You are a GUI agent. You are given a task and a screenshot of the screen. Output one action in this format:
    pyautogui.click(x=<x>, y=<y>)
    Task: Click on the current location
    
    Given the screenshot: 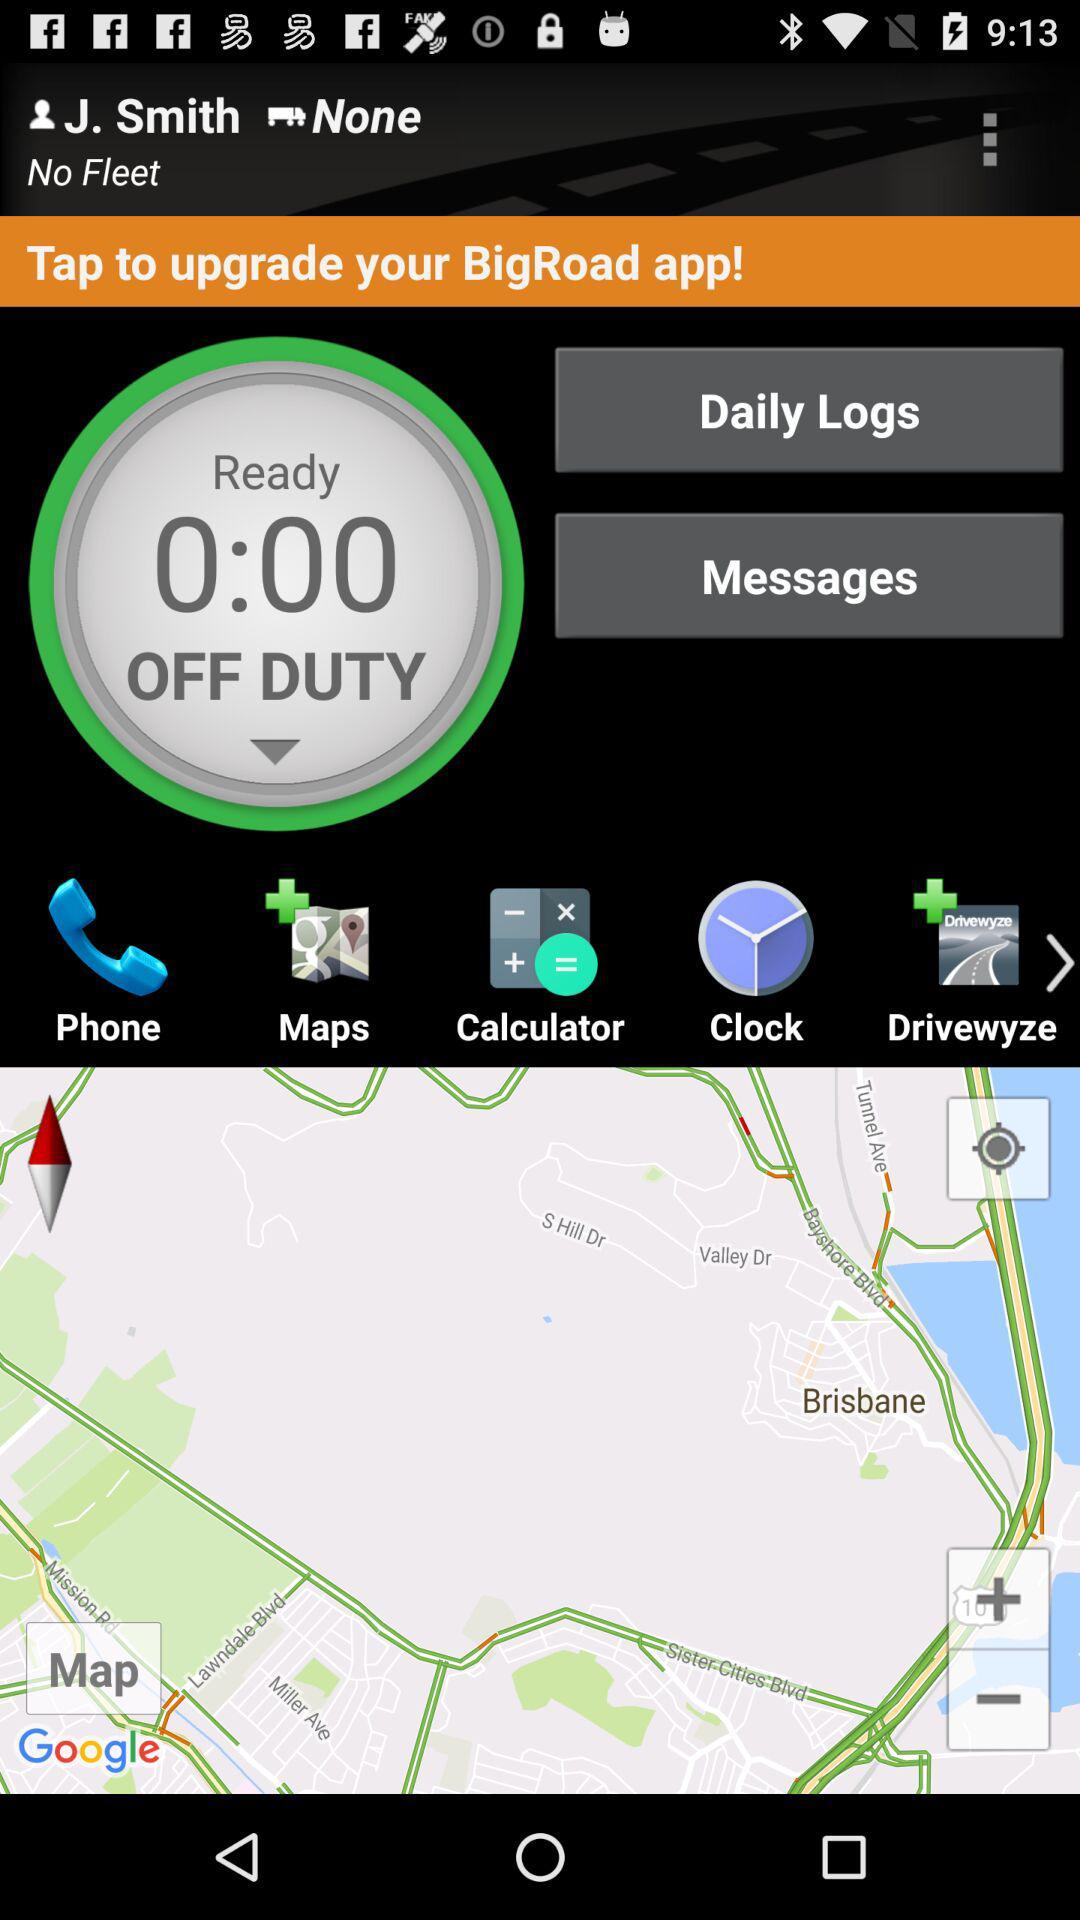 What is the action you would take?
    pyautogui.click(x=998, y=1148)
    